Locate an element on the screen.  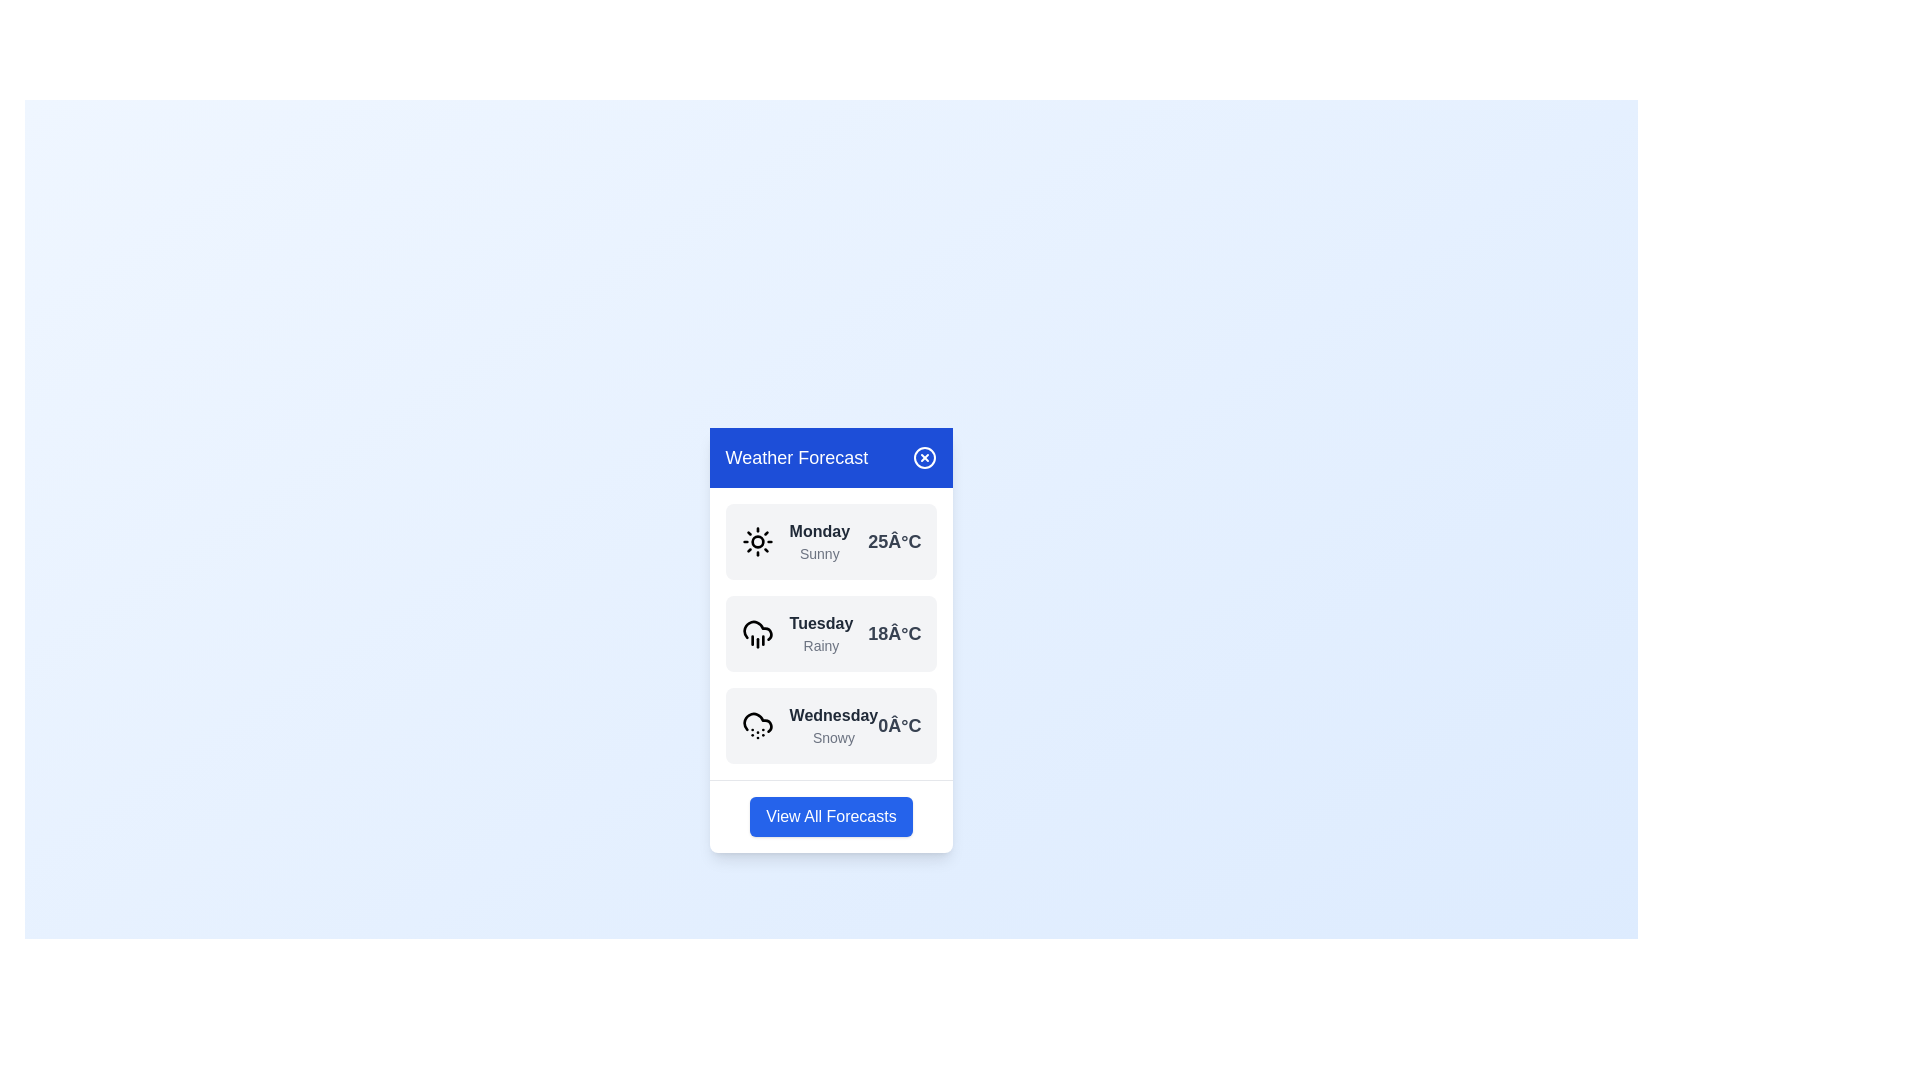
the close button to dismiss the dialog is located at coordinates (924, 457).